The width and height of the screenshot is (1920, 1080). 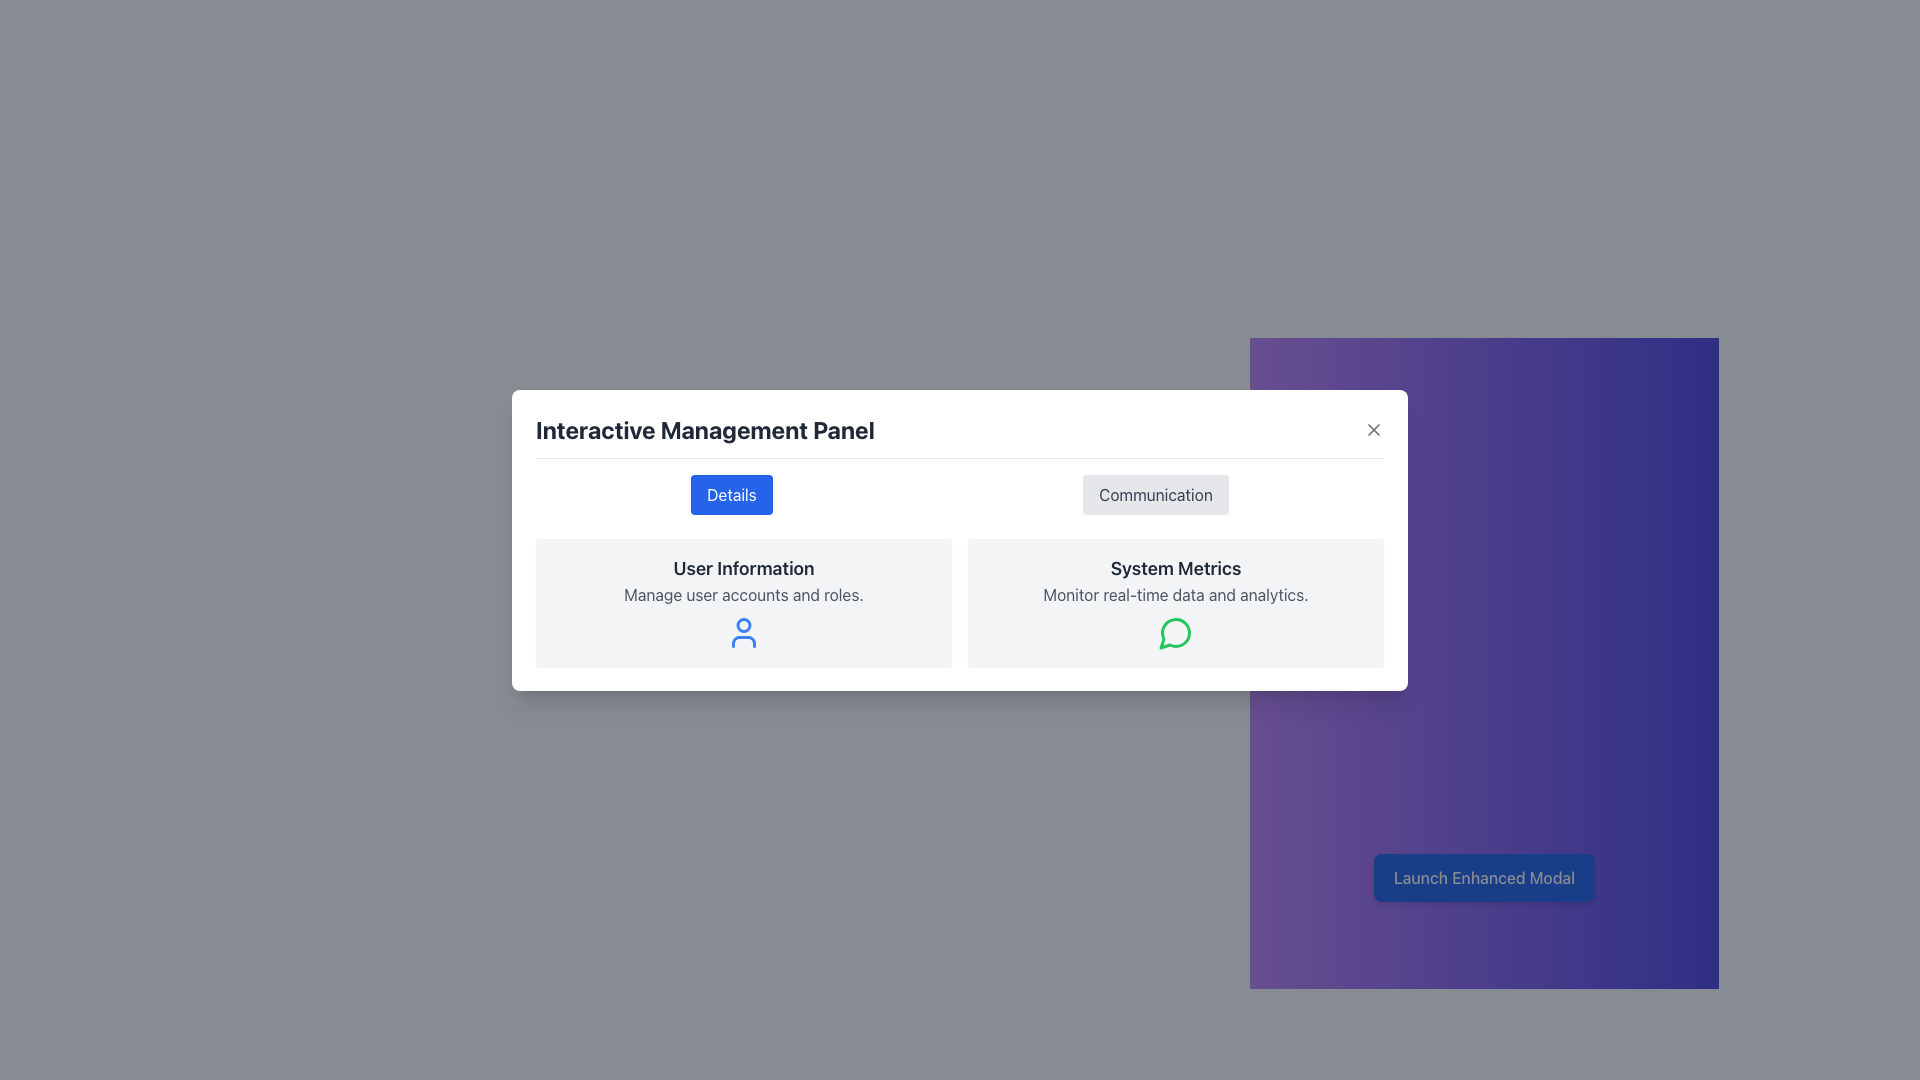 What do you see at coordinates (743, 632) in the screenshot?
I see `the blue outline user icon located under the 'User Information' text in the left section of the 'Interactive Management Panel'` at bounding box center [743, 632].